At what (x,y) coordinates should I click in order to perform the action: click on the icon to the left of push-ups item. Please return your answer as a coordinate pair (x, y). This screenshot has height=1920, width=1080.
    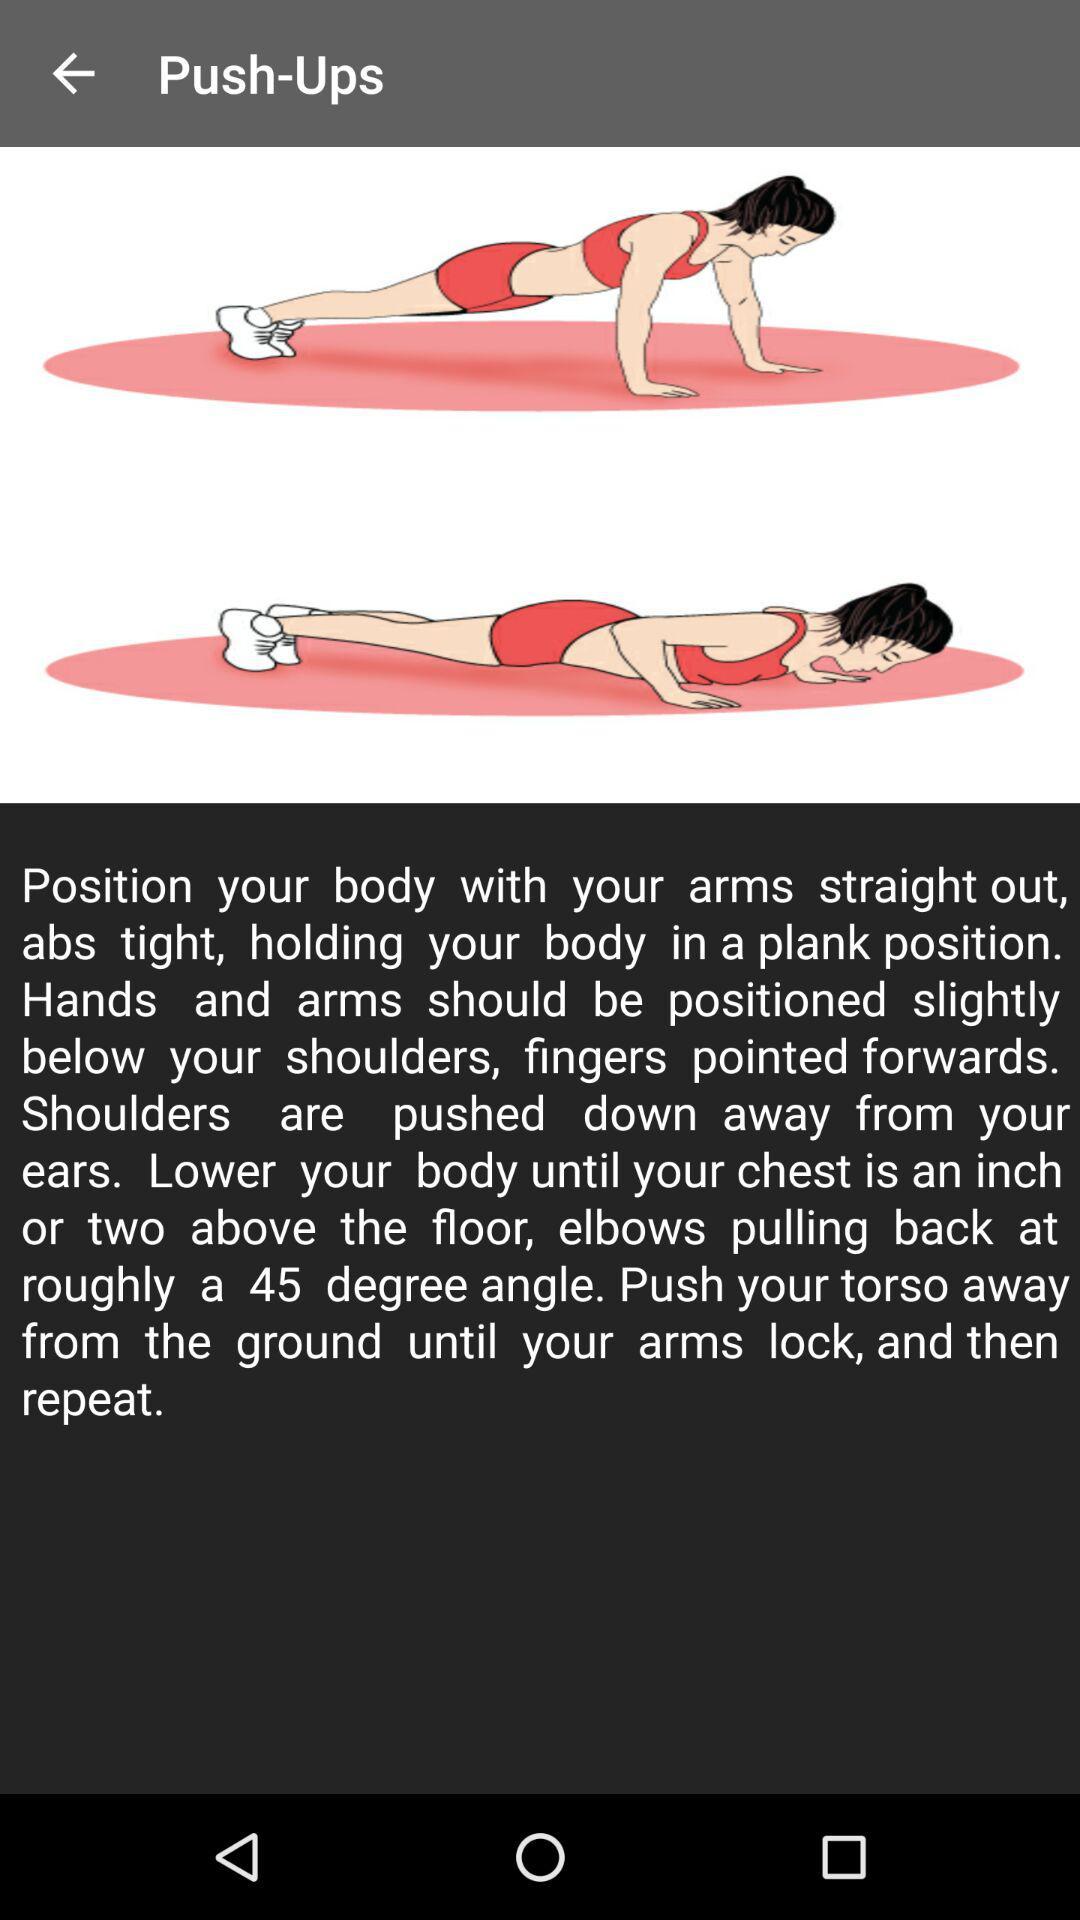
    Looking at the image, I should click on (72, 73).